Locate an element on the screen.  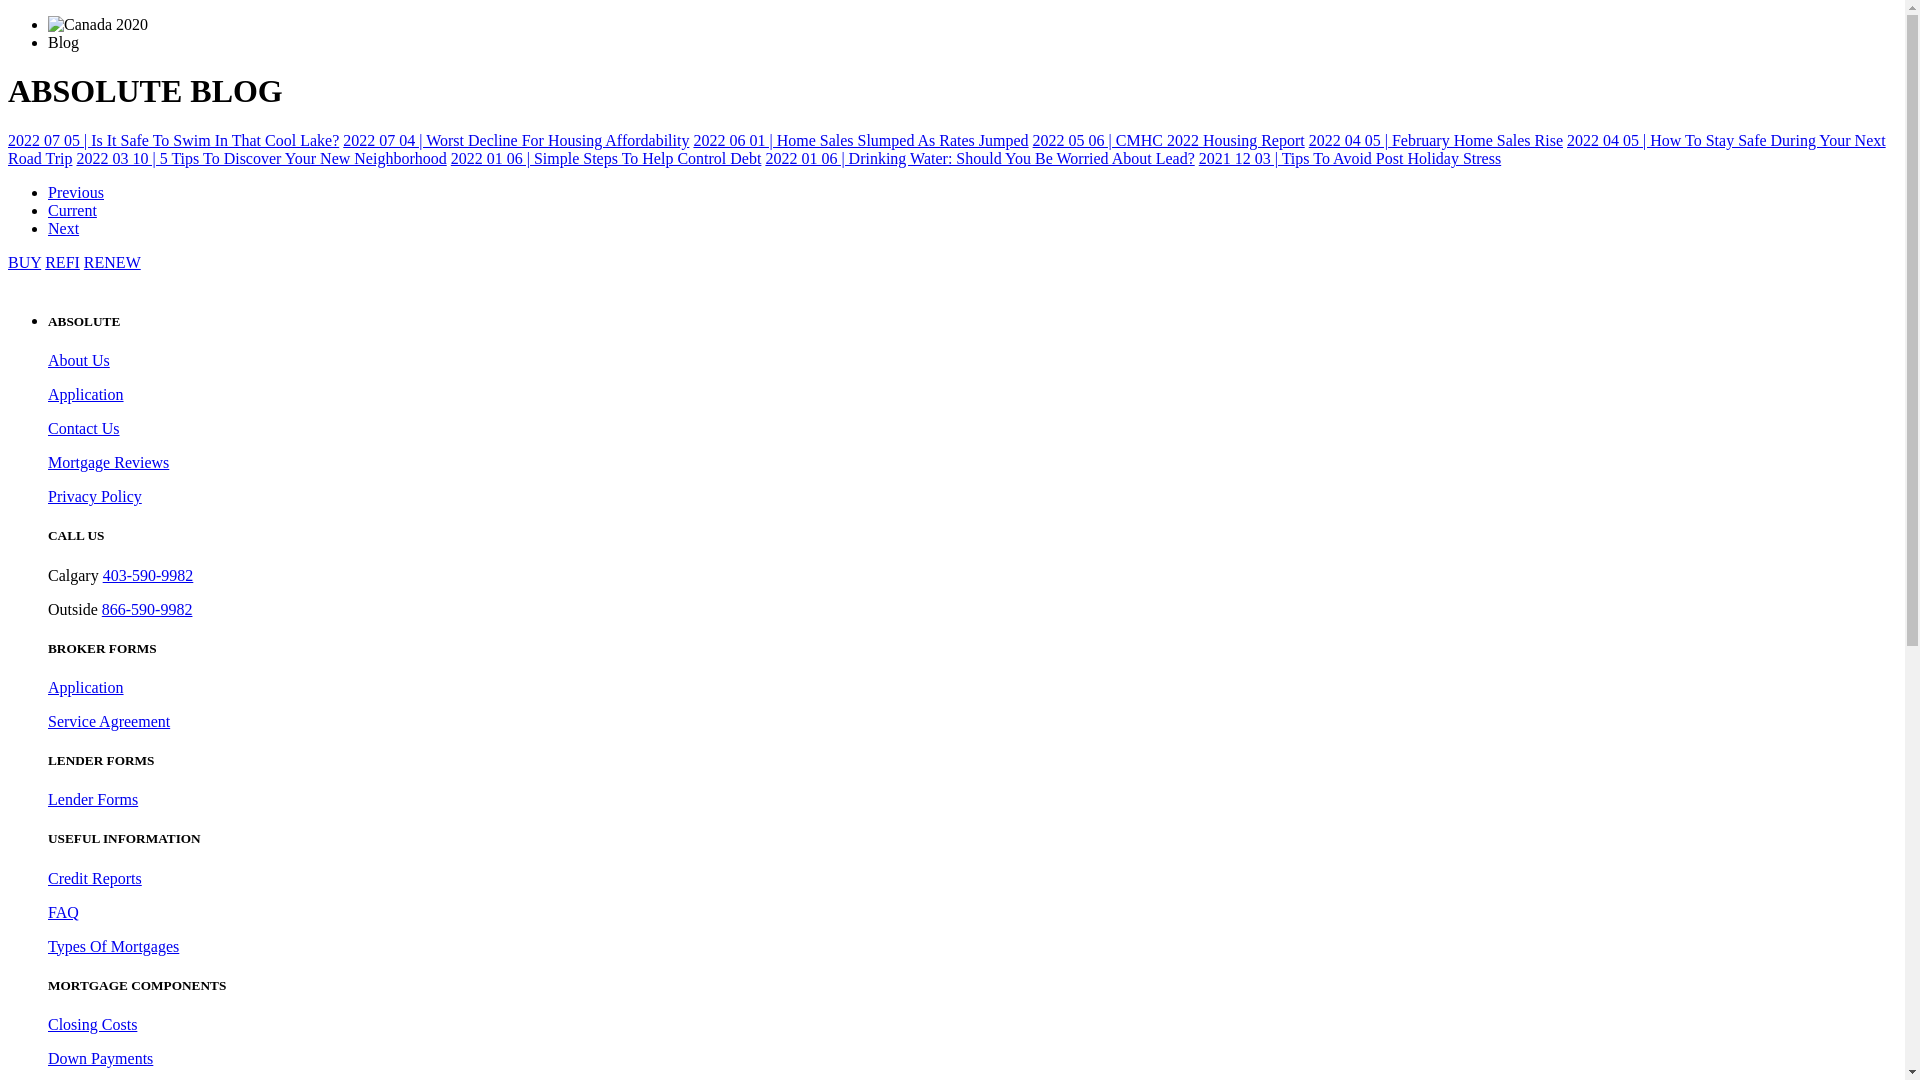
'FAQ' is located at coordinates (48, 912).